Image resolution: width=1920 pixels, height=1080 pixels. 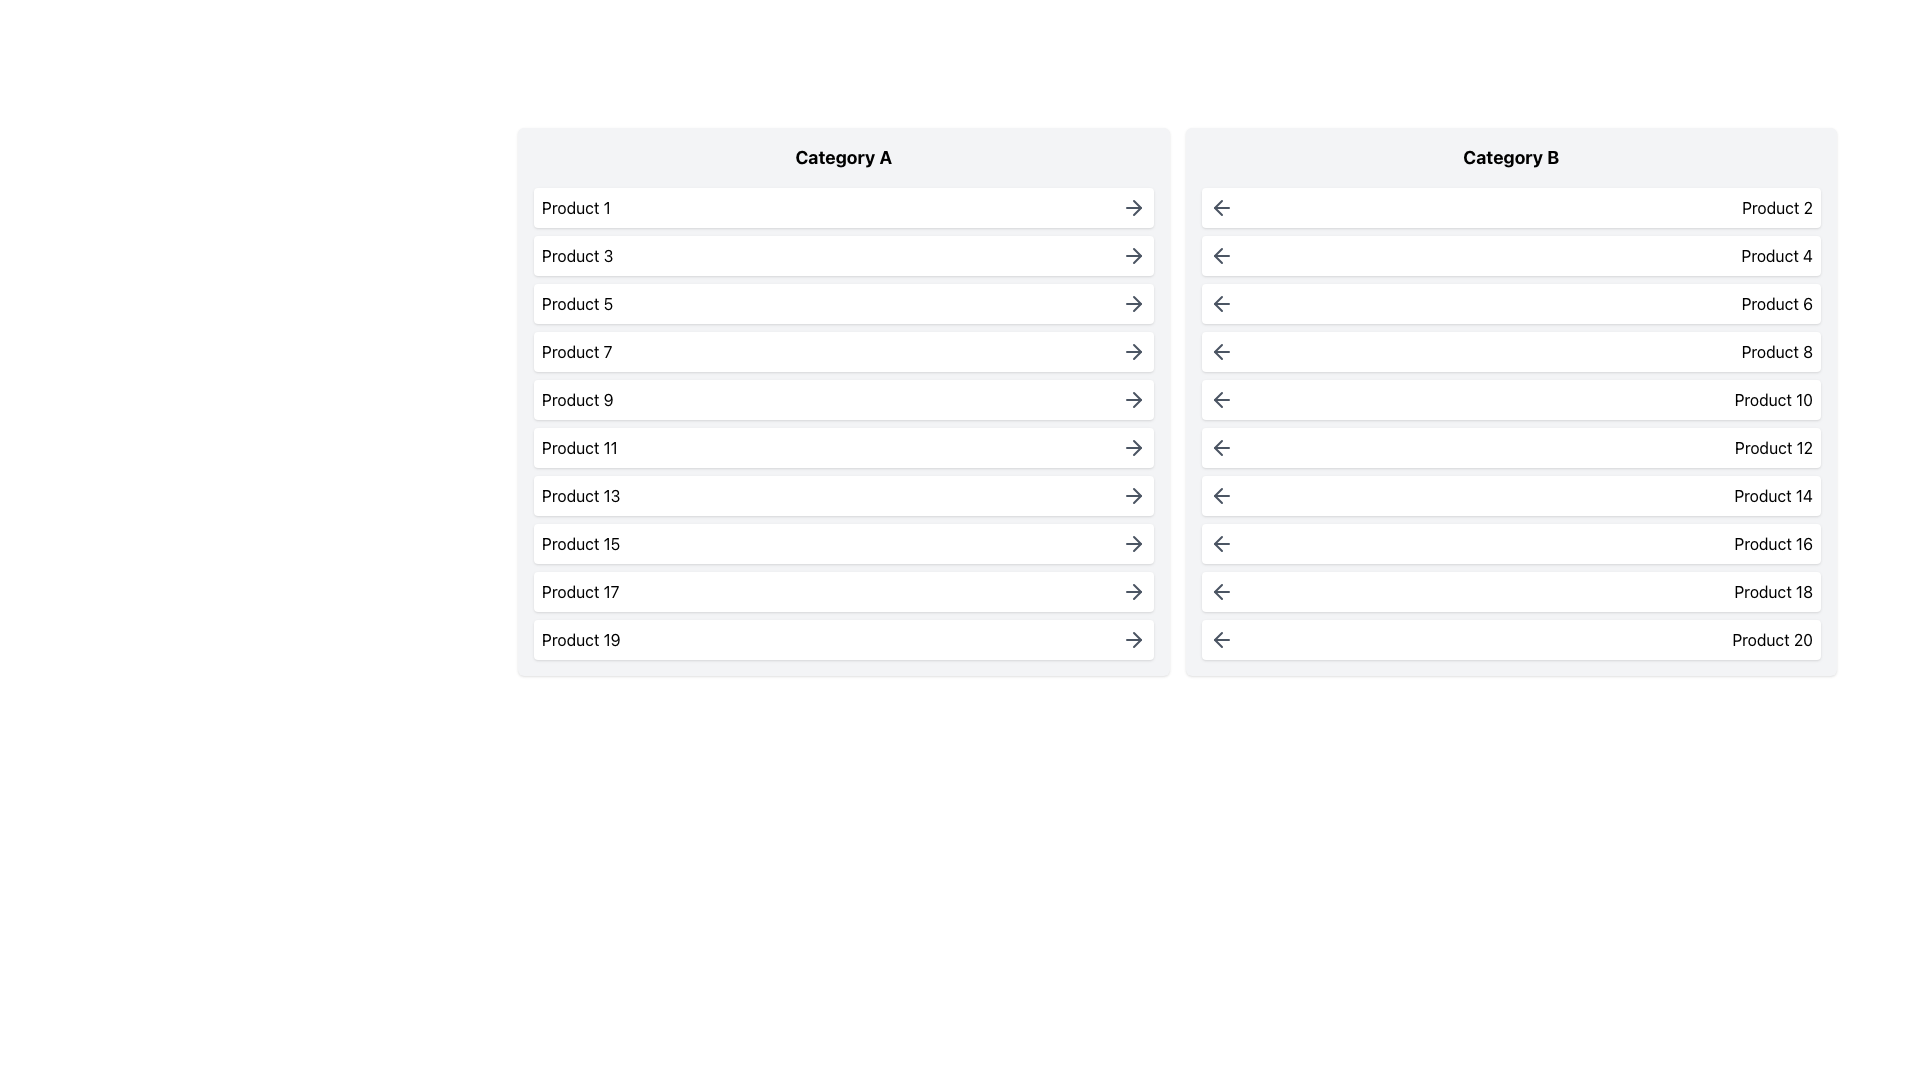 What do you see at coordinates (1217, 640) in the screenshot?
I see `the left-pointing arrow icon in the 'Product 20' row under 'Category B' in the right column interface` at bounding box center [1217, 640].